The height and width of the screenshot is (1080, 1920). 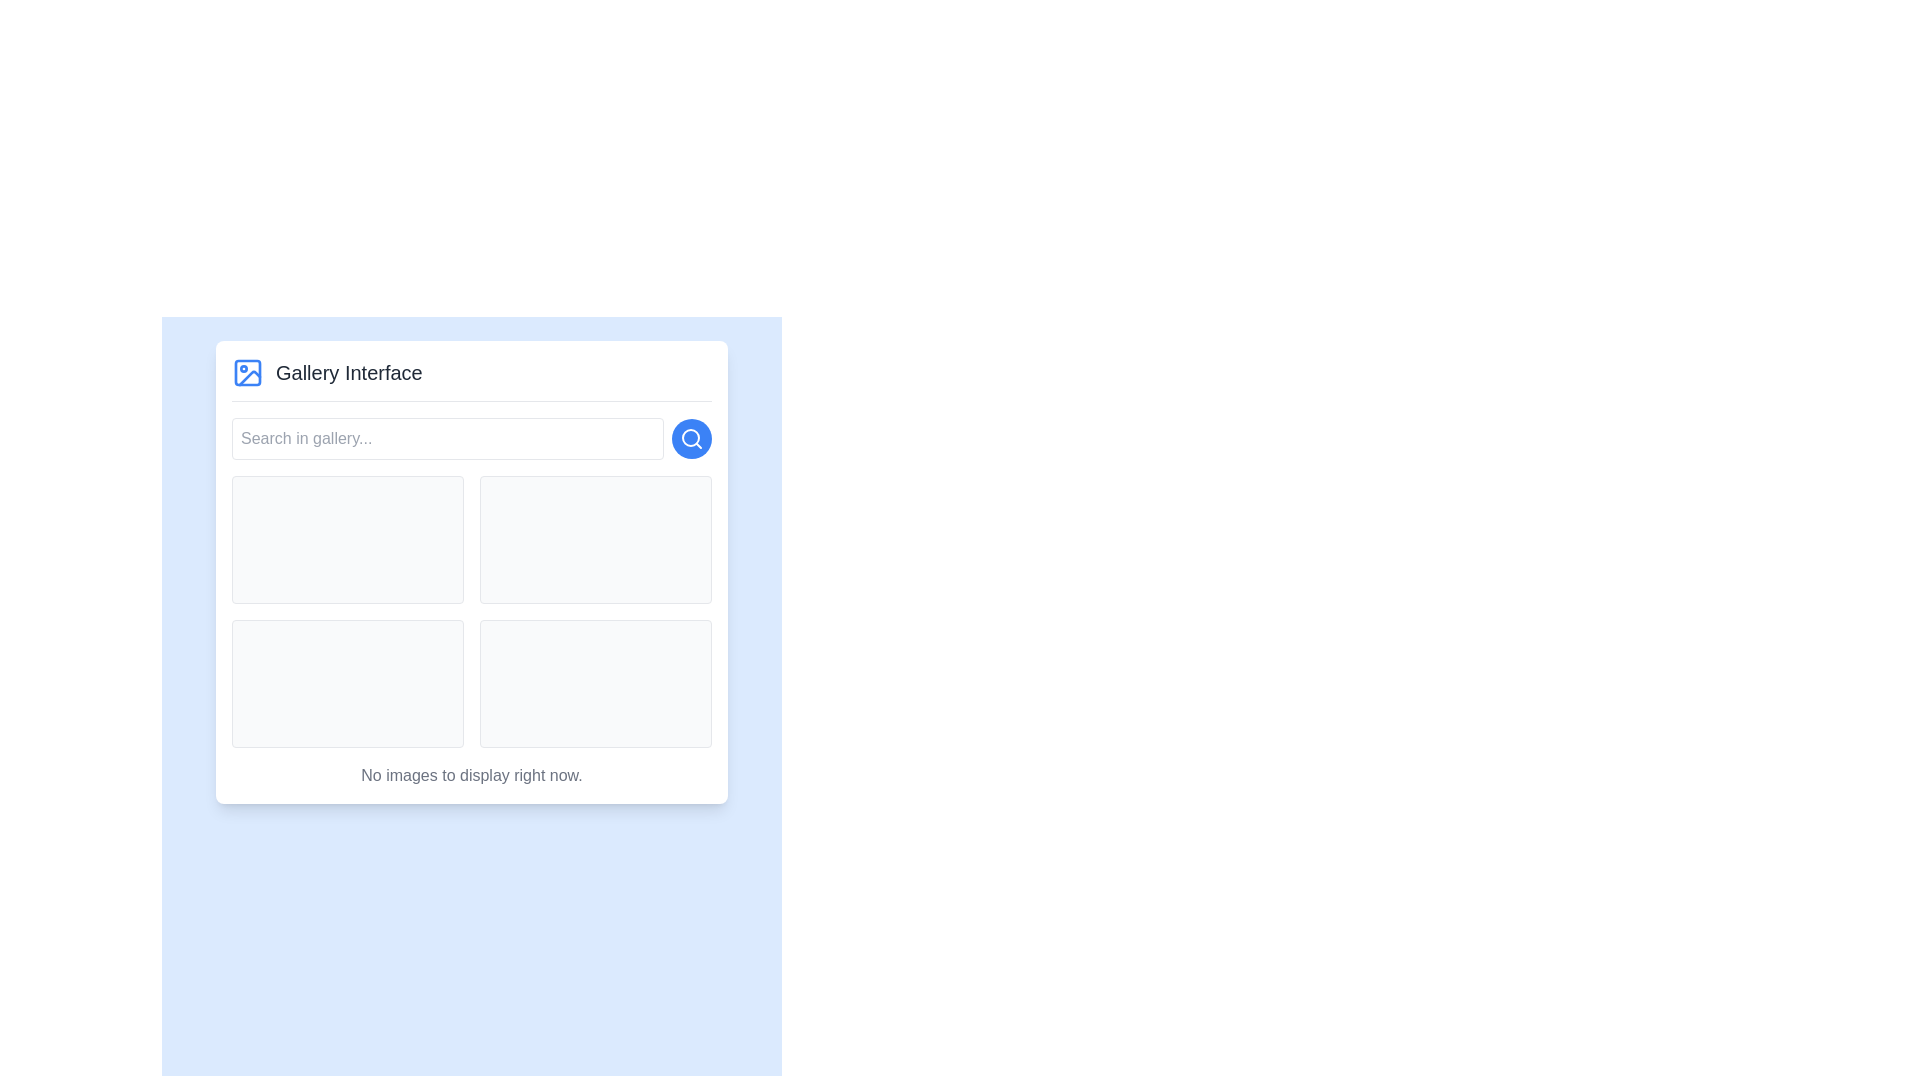 I want to click on the light-gray Placeholder box located in the bottom-right position of the grid, so click(x=594, y=682).